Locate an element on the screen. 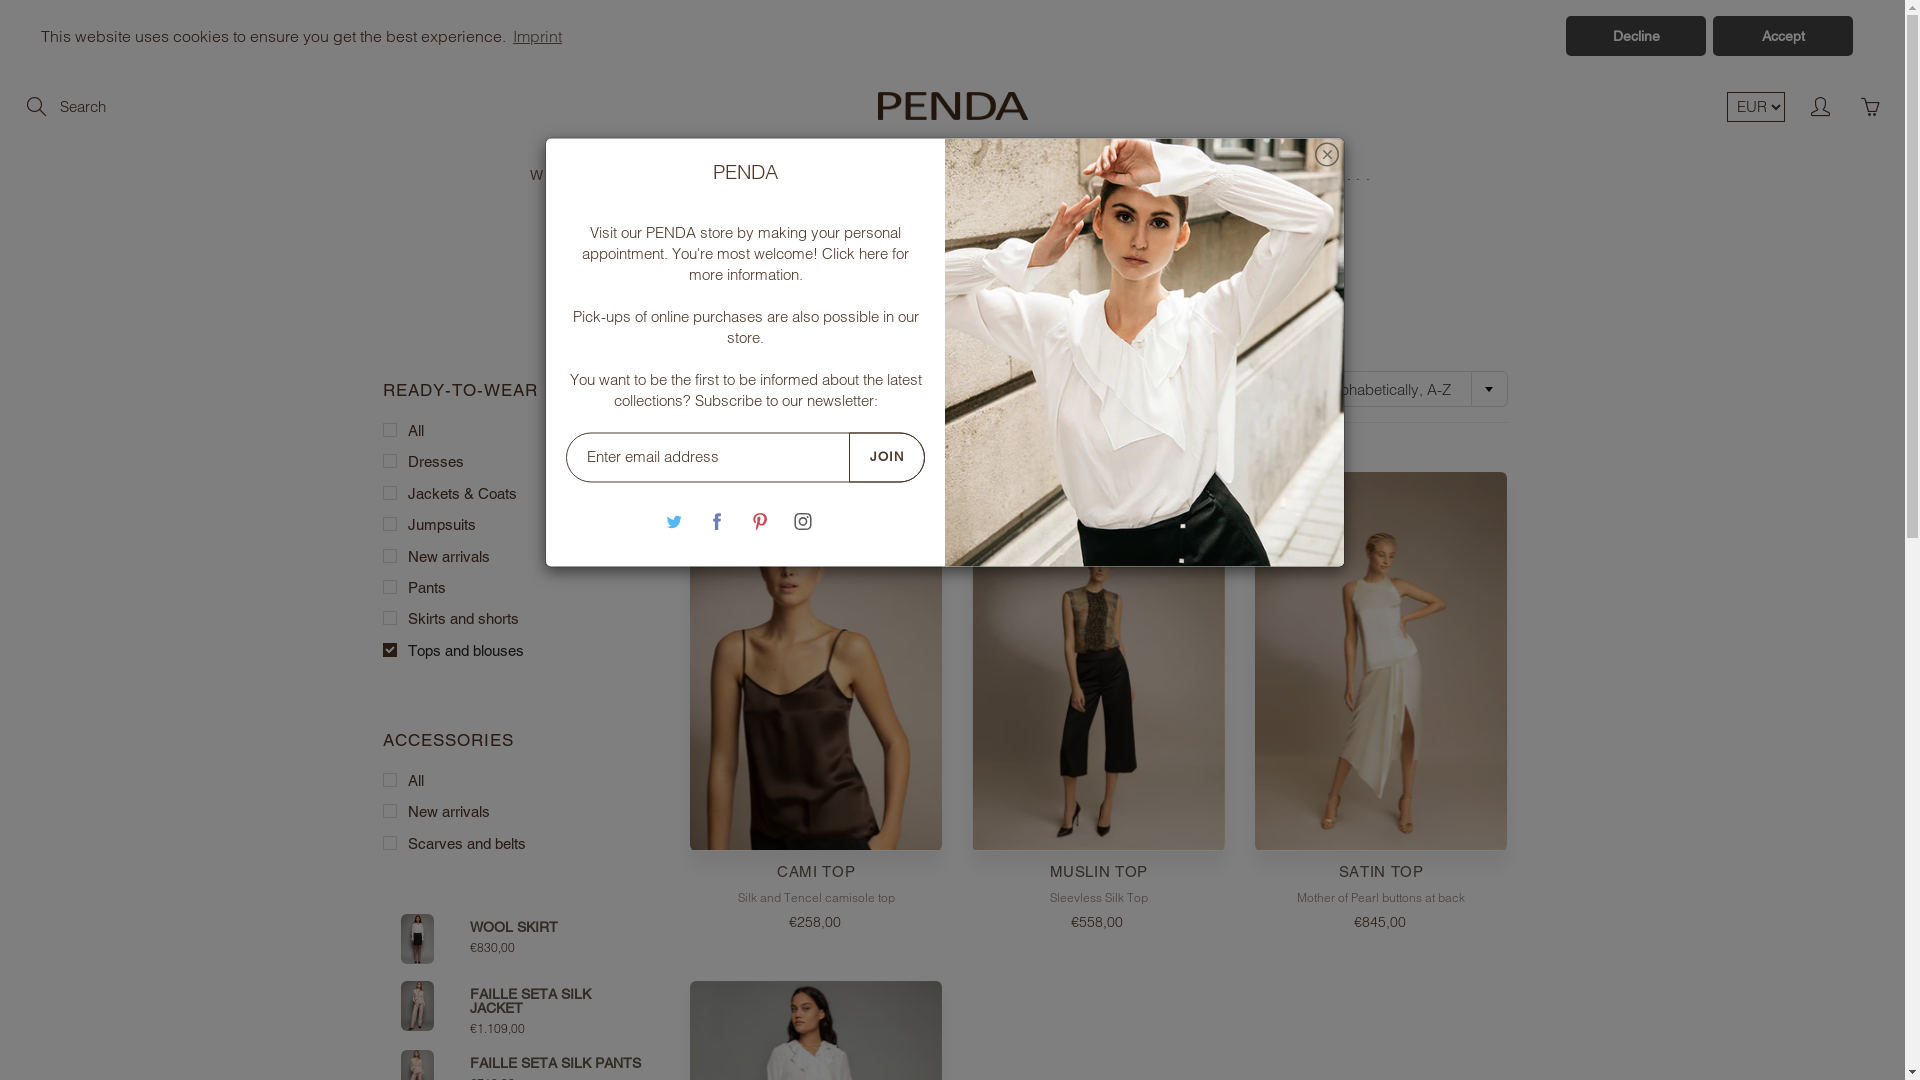 This screenshot has height=1080, width=1920. 'WOMEN' is located at coordinates (504, 173).